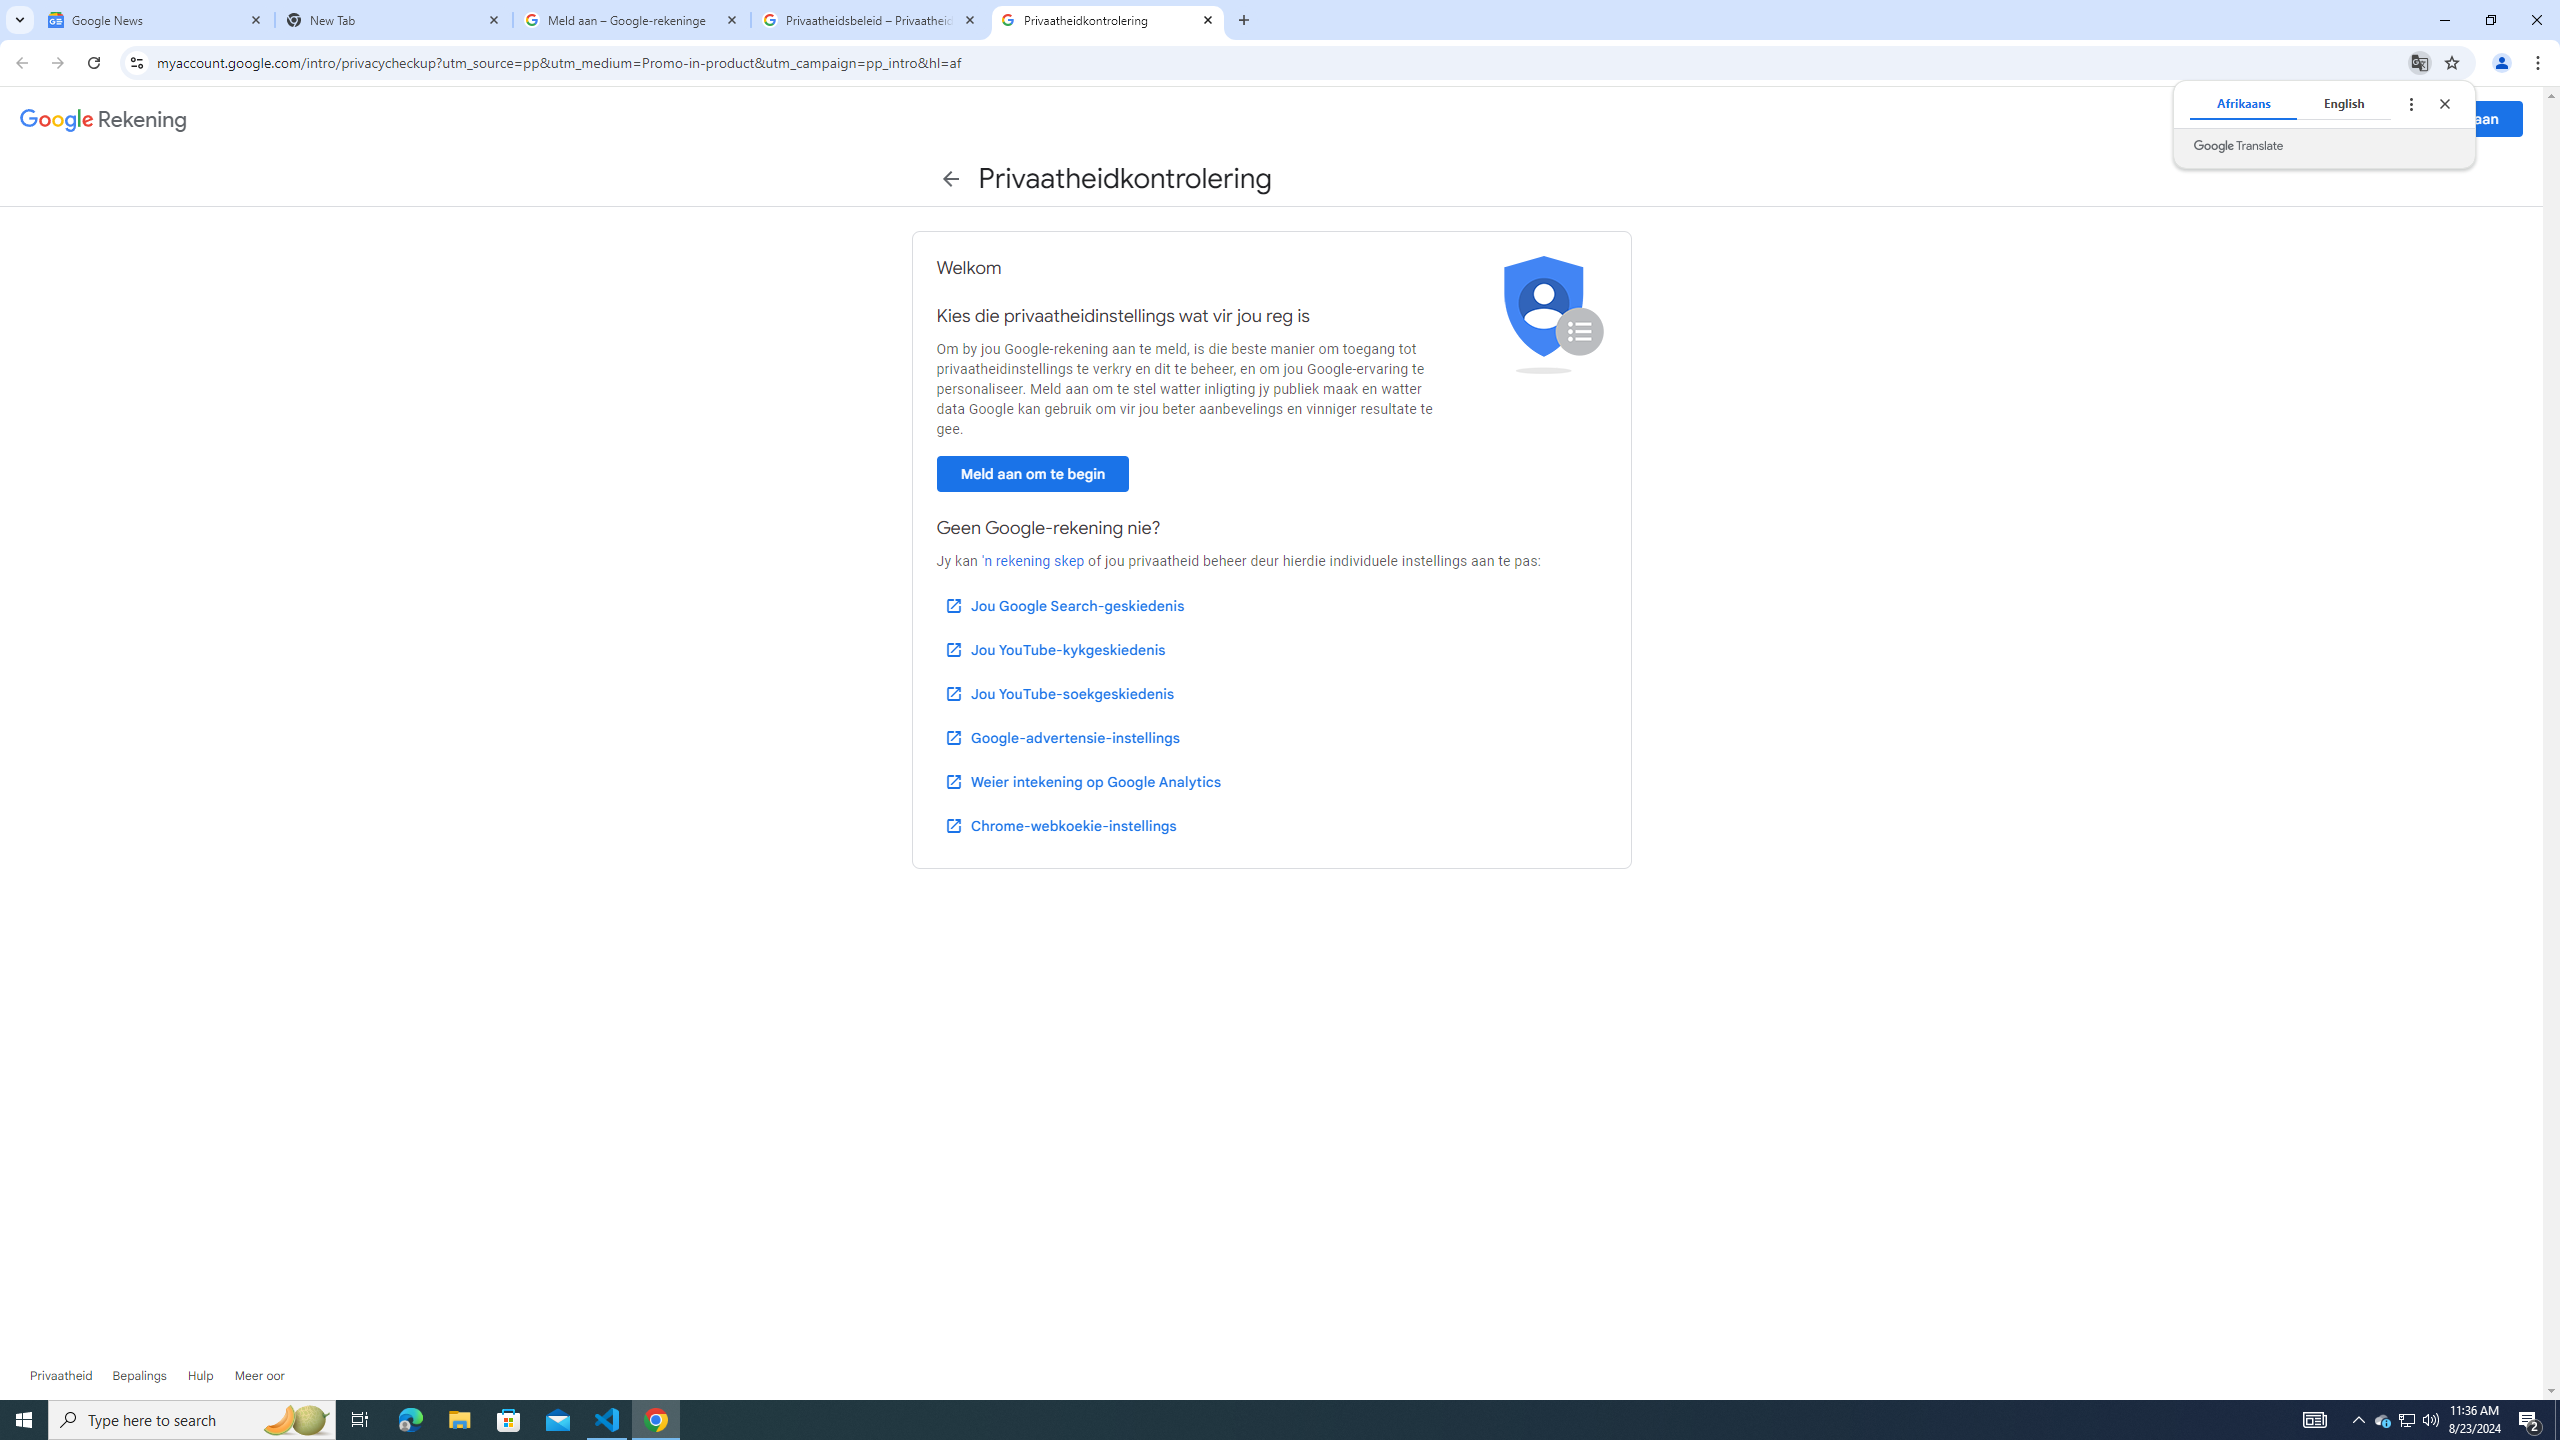 This screenshot has height=1440, width=2560. What do you see at coordinates (1031, 474) in the screenshot?
I see `'Meld aan om te begin'` at bounding box center [1031, 474].